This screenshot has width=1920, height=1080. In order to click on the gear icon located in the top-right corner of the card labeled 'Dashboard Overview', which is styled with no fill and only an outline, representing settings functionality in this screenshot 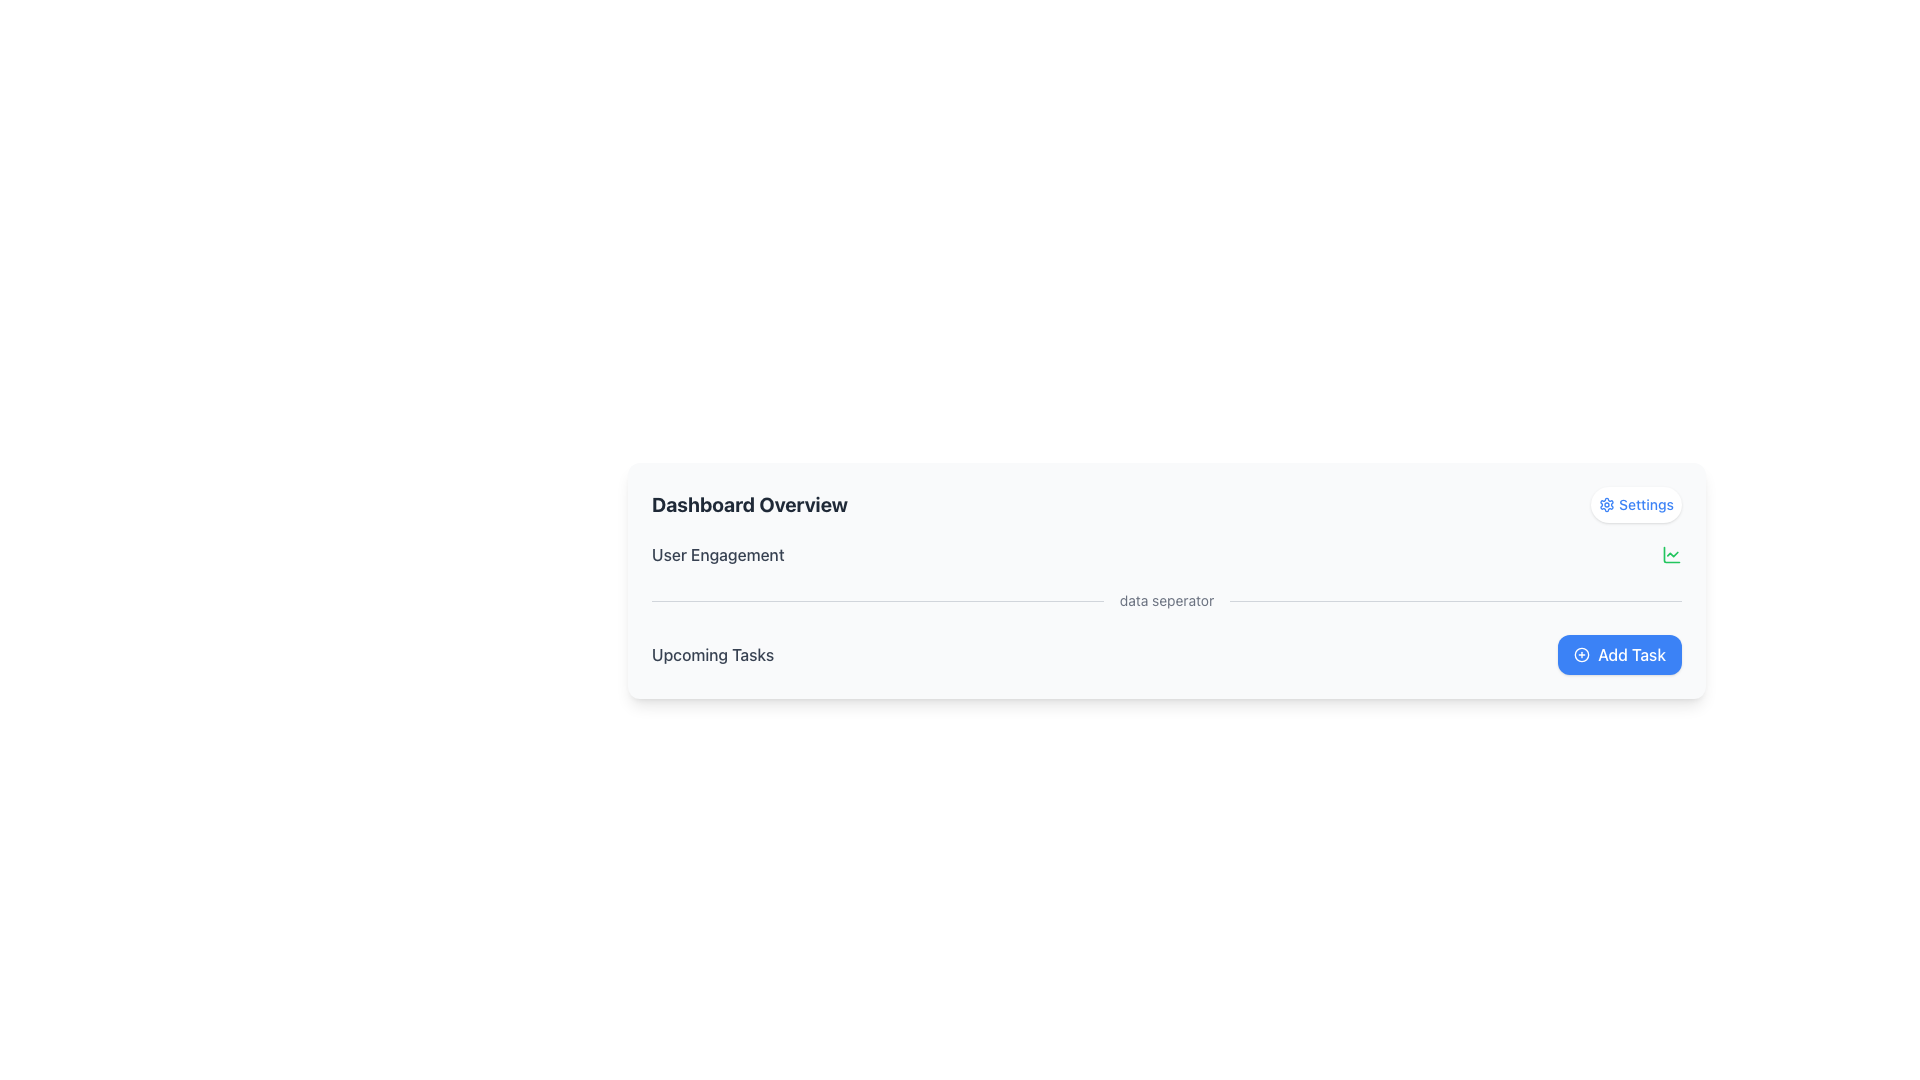, I will do `click(1607, 504)`.